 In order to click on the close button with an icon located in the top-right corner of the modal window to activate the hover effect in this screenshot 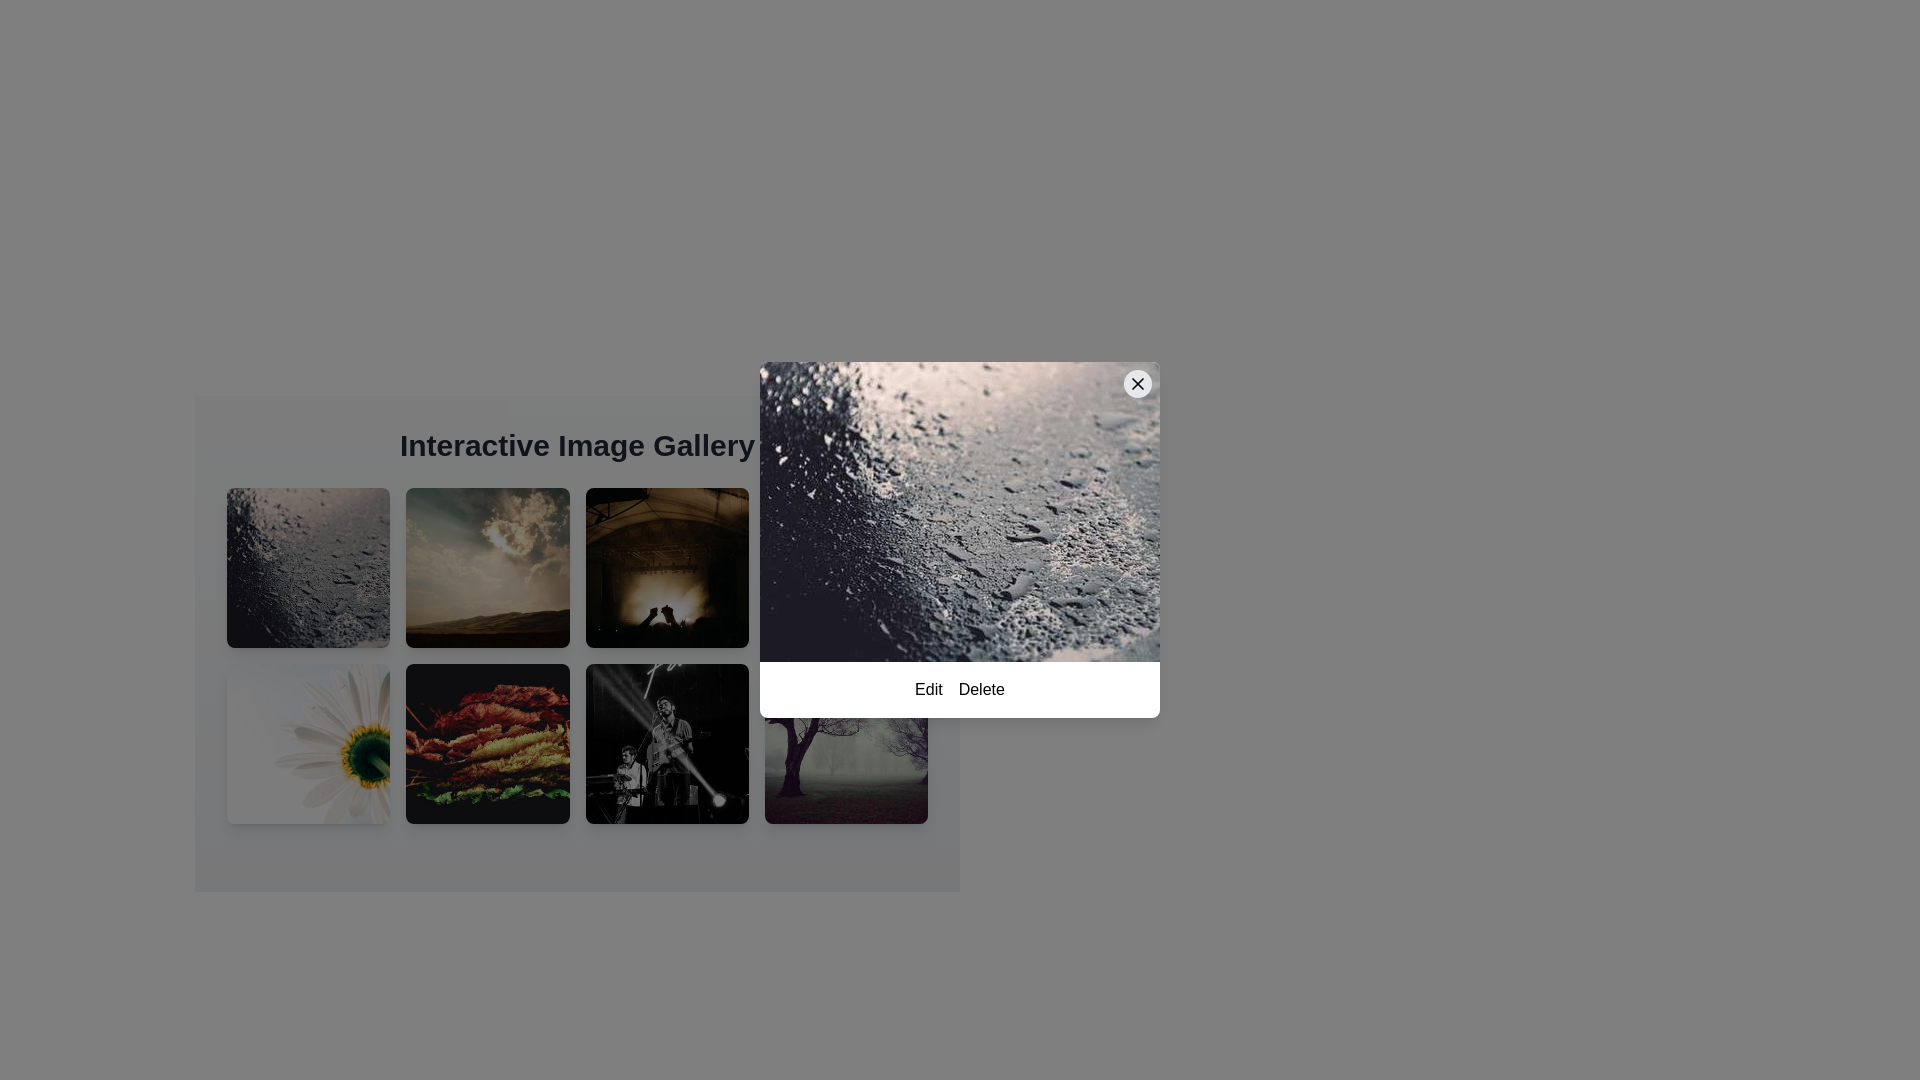, I will do `click(1137, 384)`.